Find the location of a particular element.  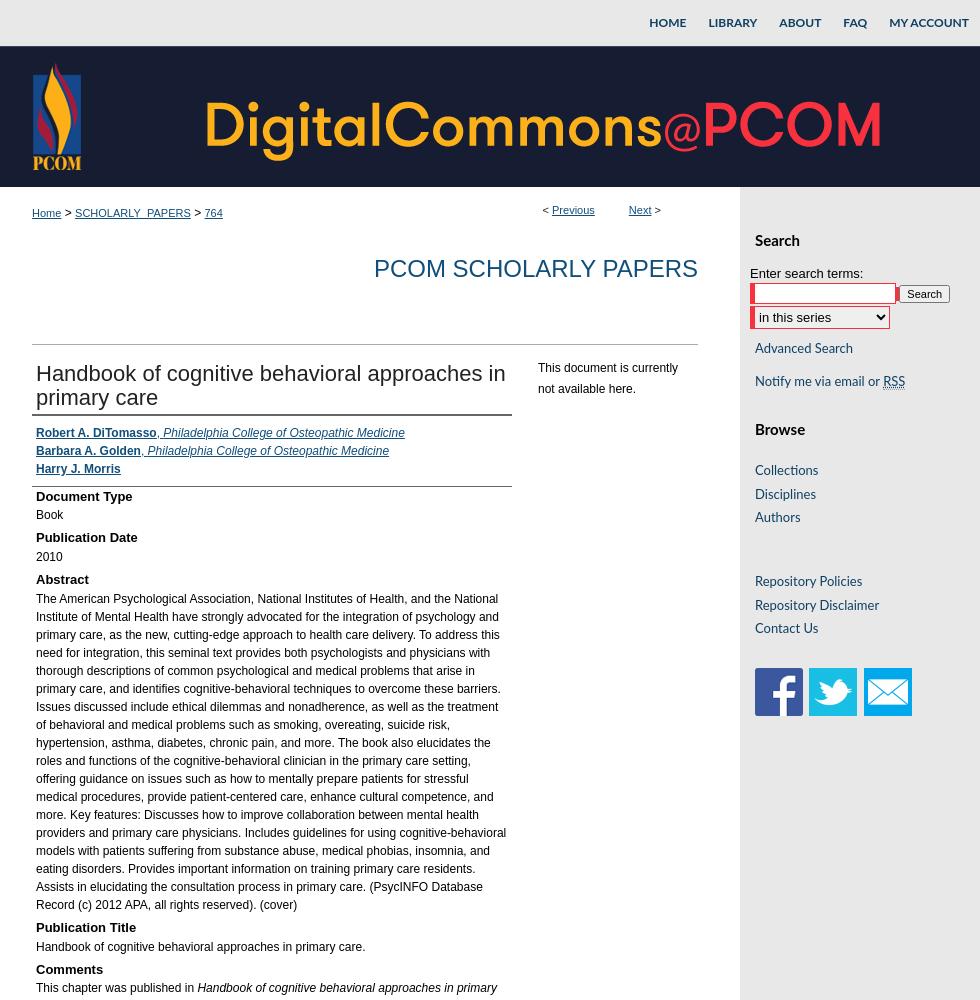

'Notify me via email or' is located at coordinates (754, 382).